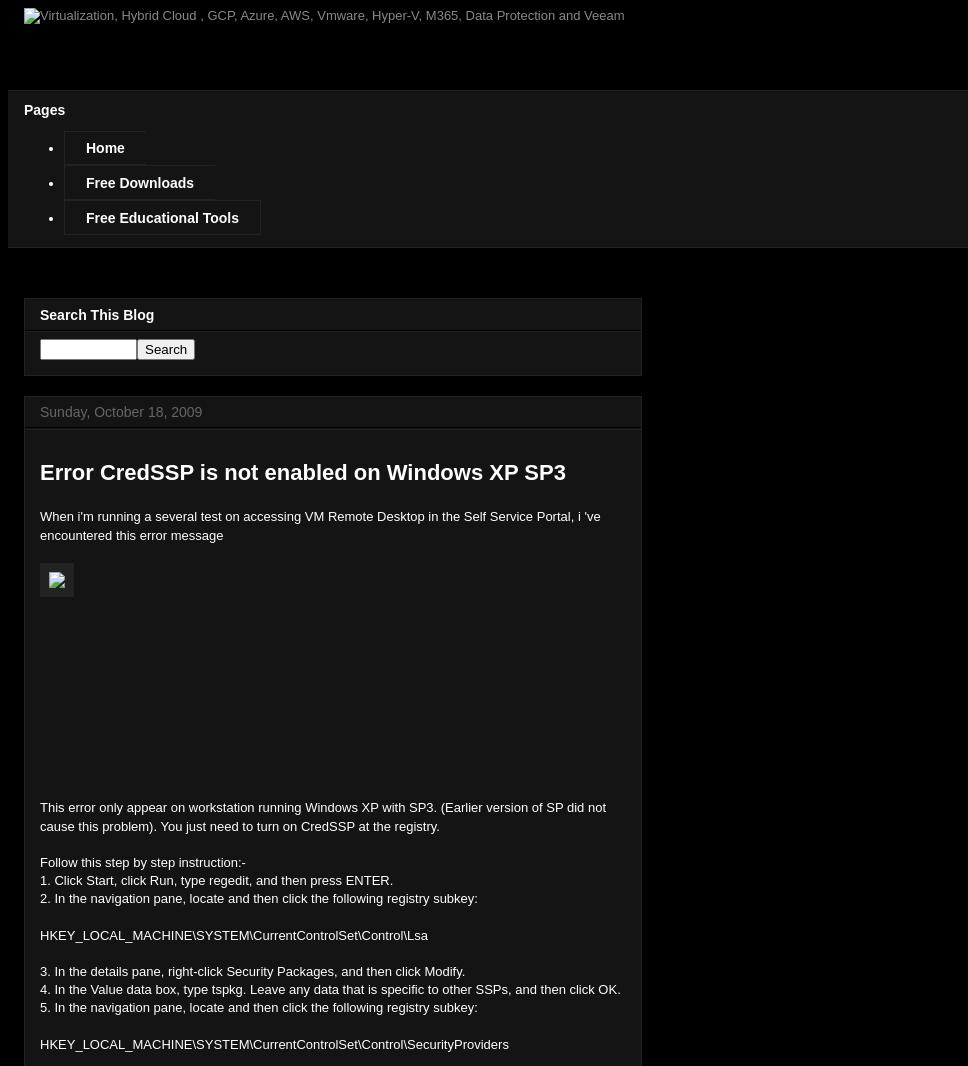  What do you see at coordinates (96, 315) in the screenshot?
I see `'Search This Blog'` at bounding box center [96, 315].